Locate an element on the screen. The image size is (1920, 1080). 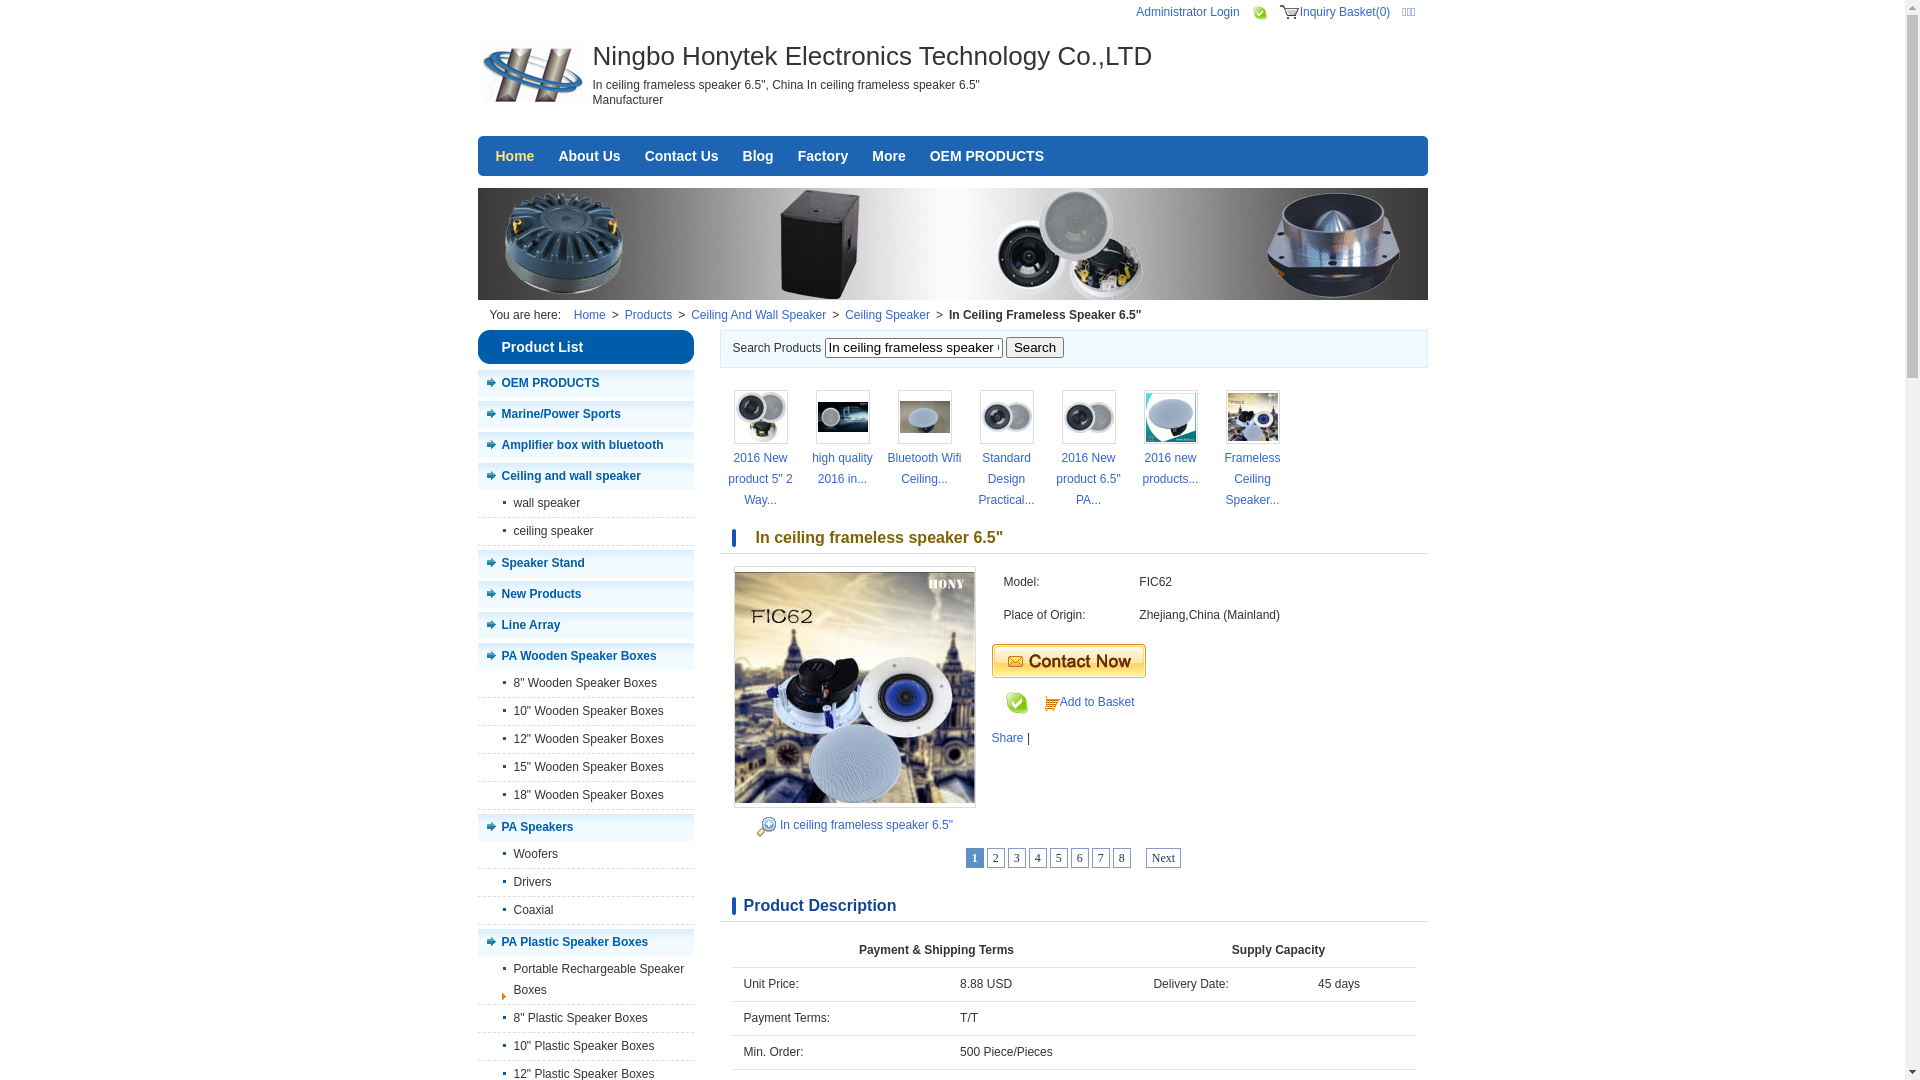
'8" Wooden Speaker Boxes' is located at coordinates (584, 682).